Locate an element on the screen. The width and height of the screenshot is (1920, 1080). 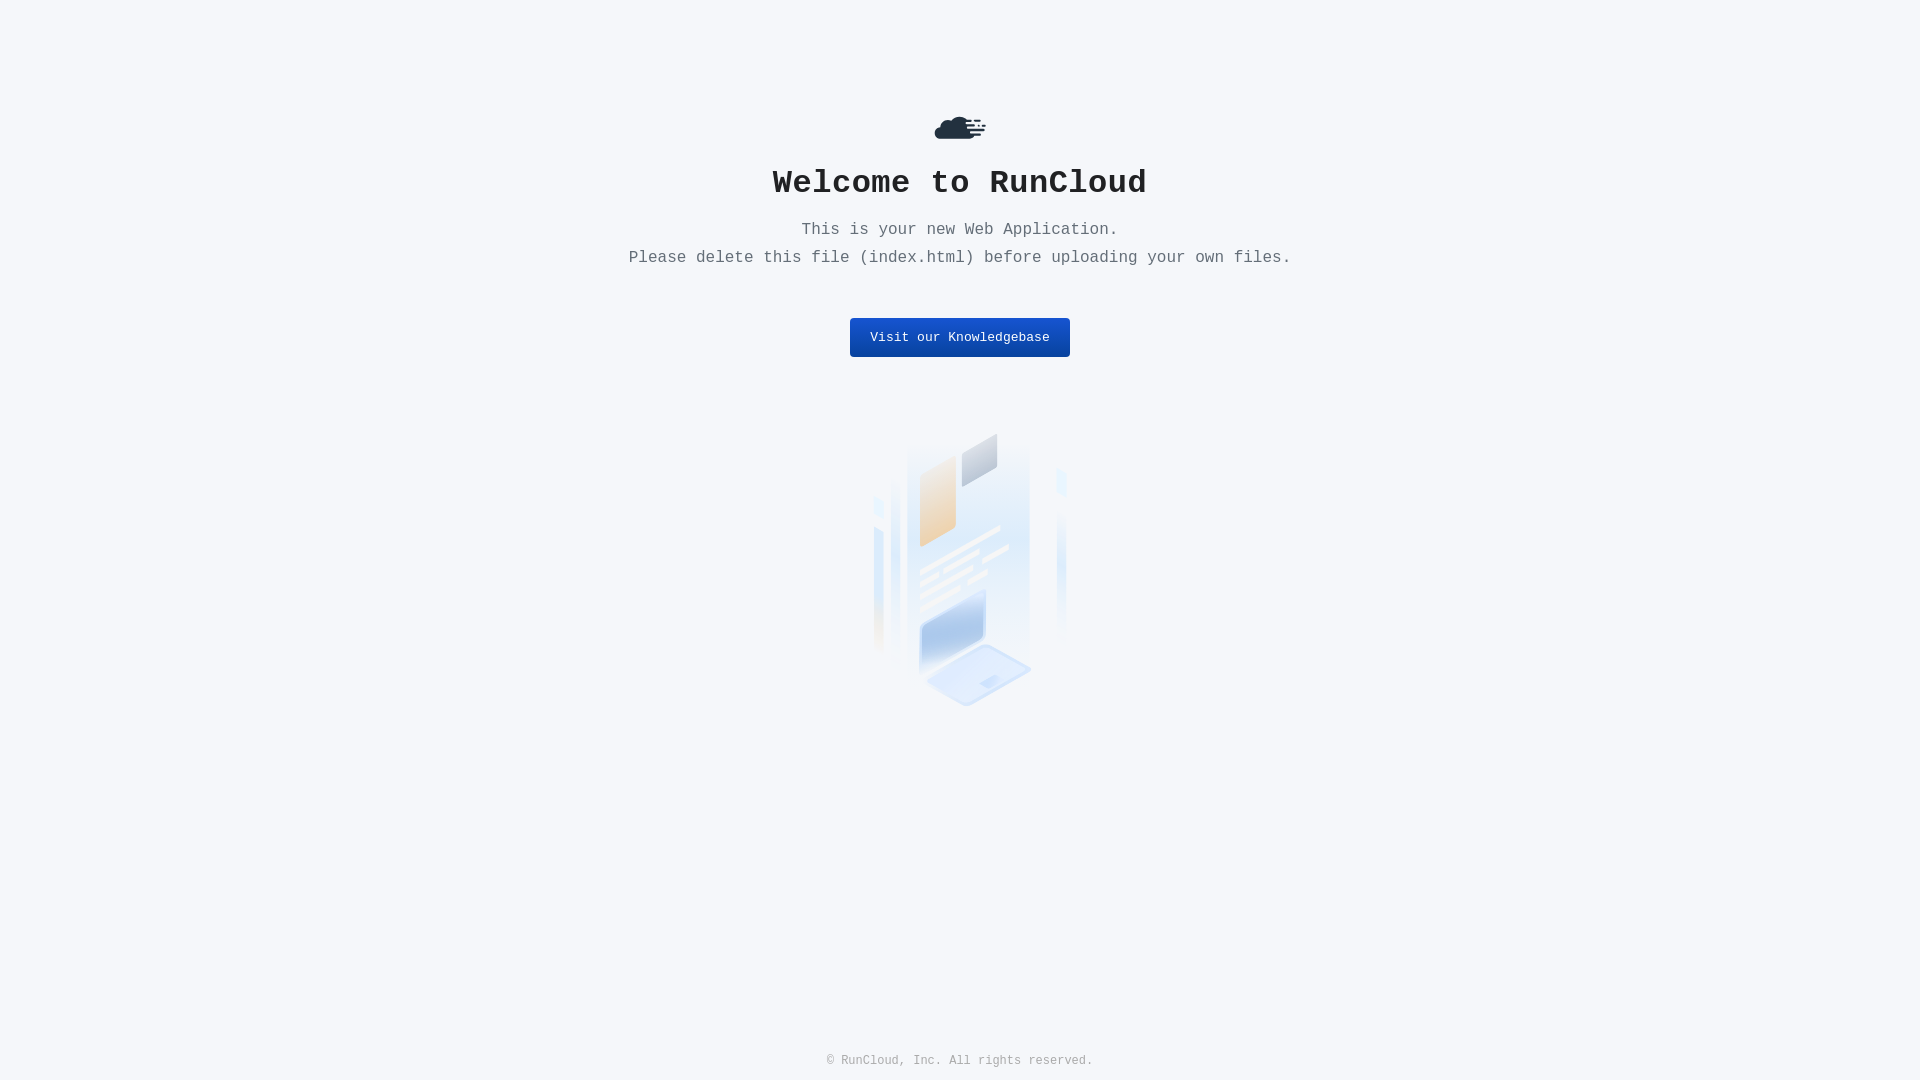
'Visit our Knowledgebase' is located at coordinates (958, 336).